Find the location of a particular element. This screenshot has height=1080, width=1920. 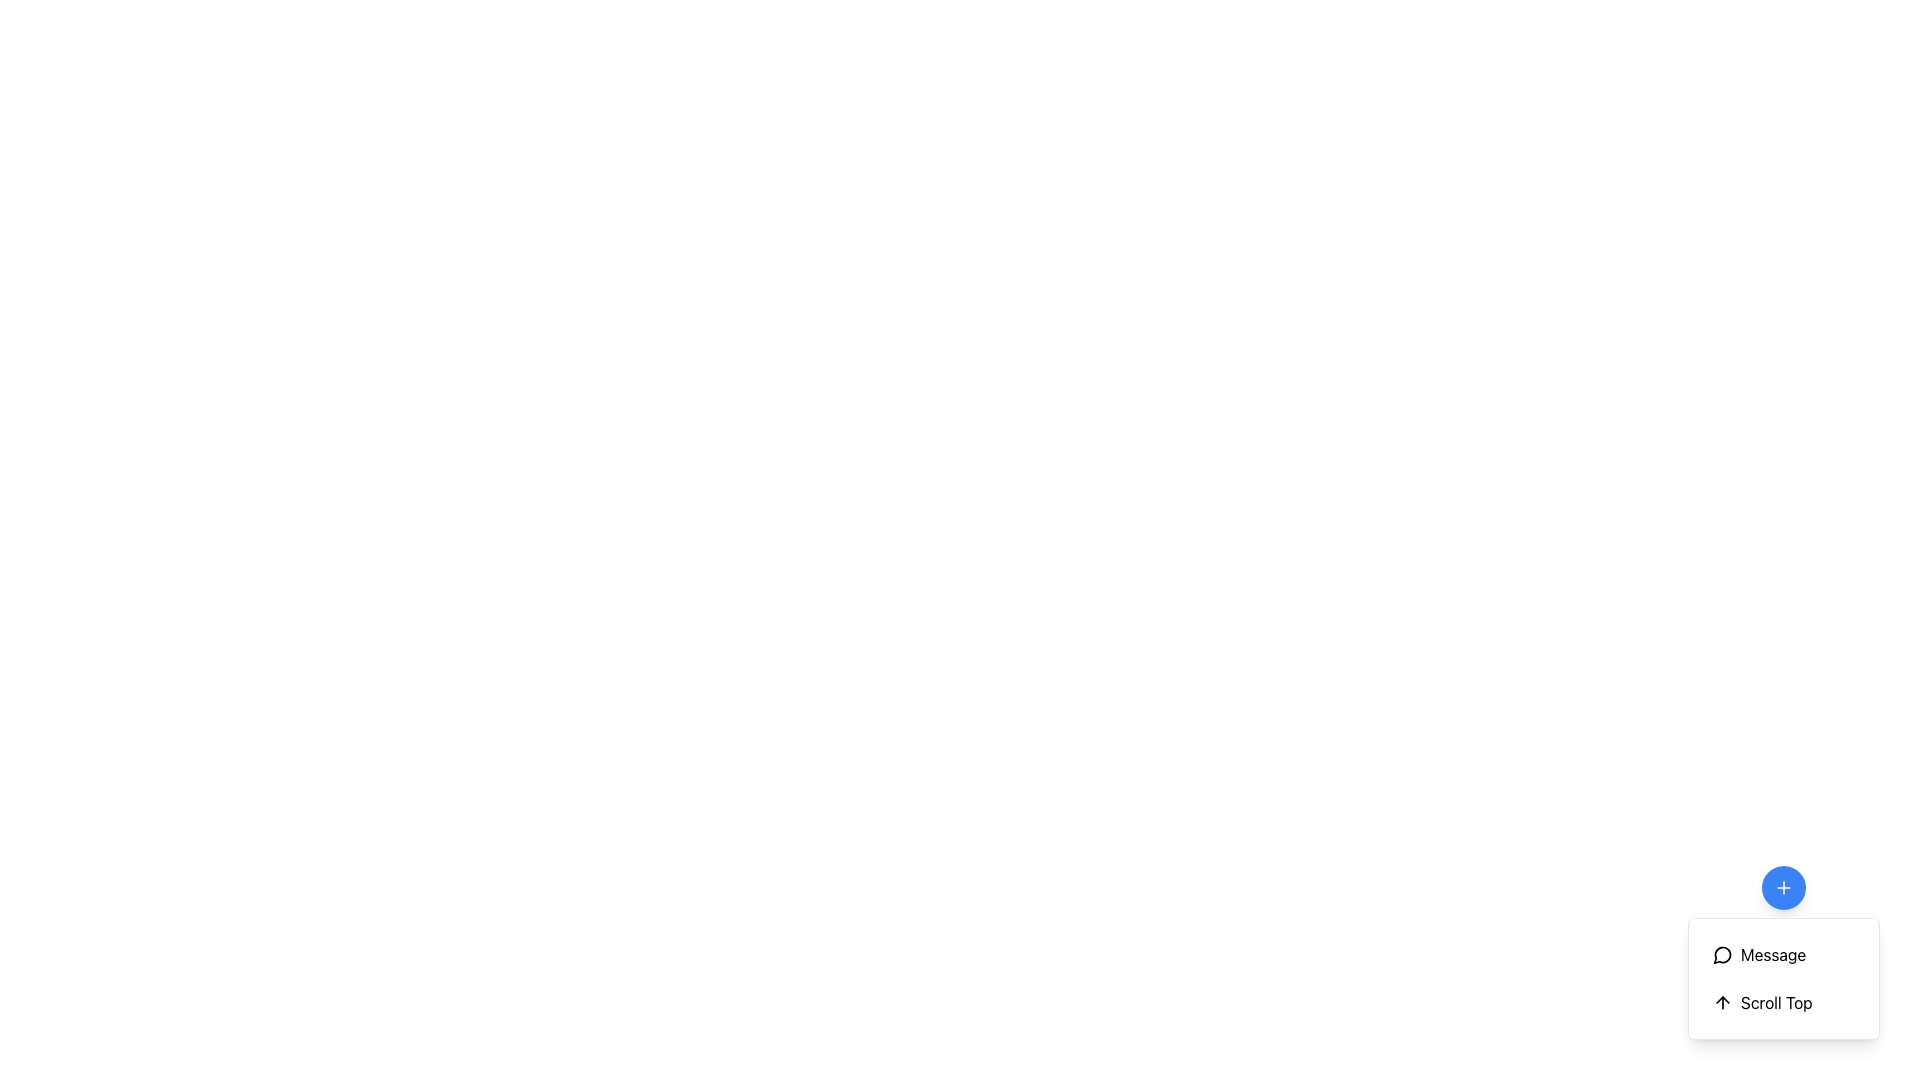

to select or activate the Interactive menu option, which is a rectangular white card containing 'Message' and 'Scroll Top' options, located in the bottom-right corner of the interface is located at coordinates (1784, 951).